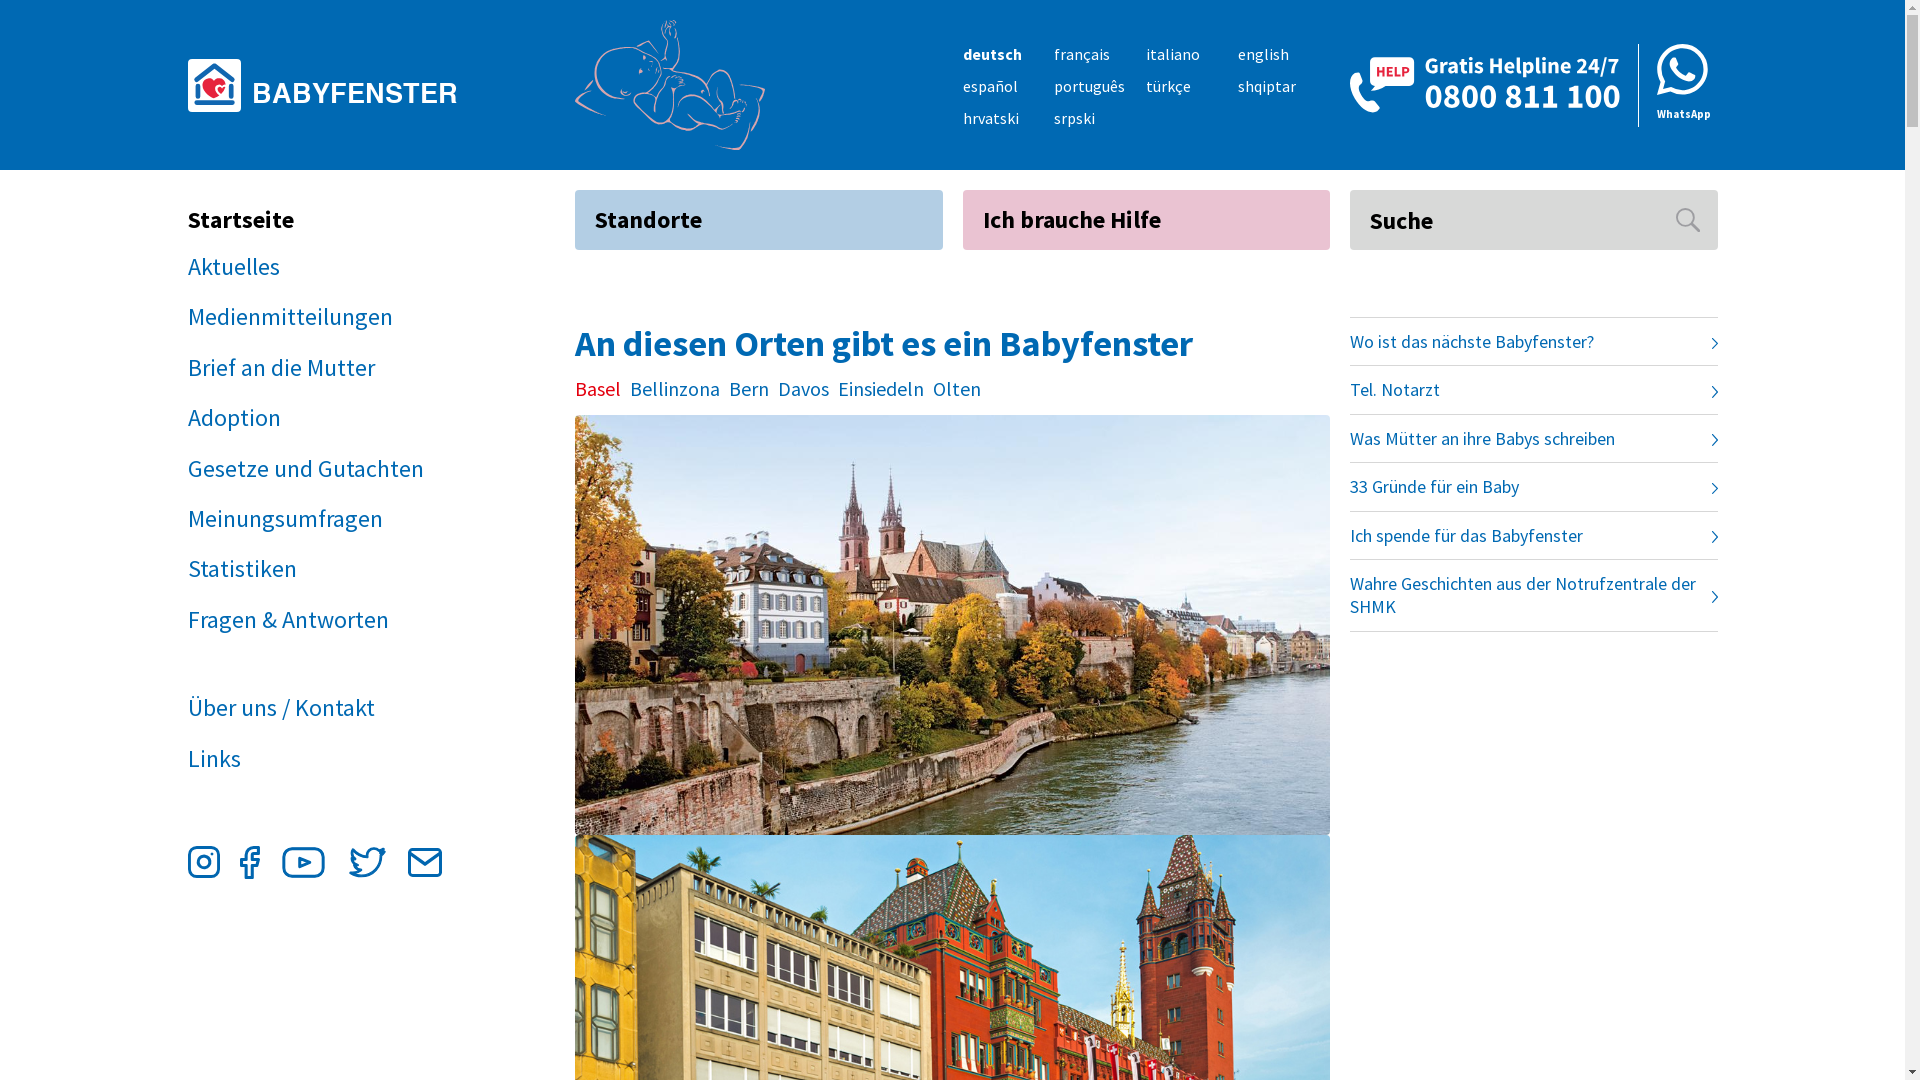  I want to click on 'Einsiedeln', so click(838, 389).